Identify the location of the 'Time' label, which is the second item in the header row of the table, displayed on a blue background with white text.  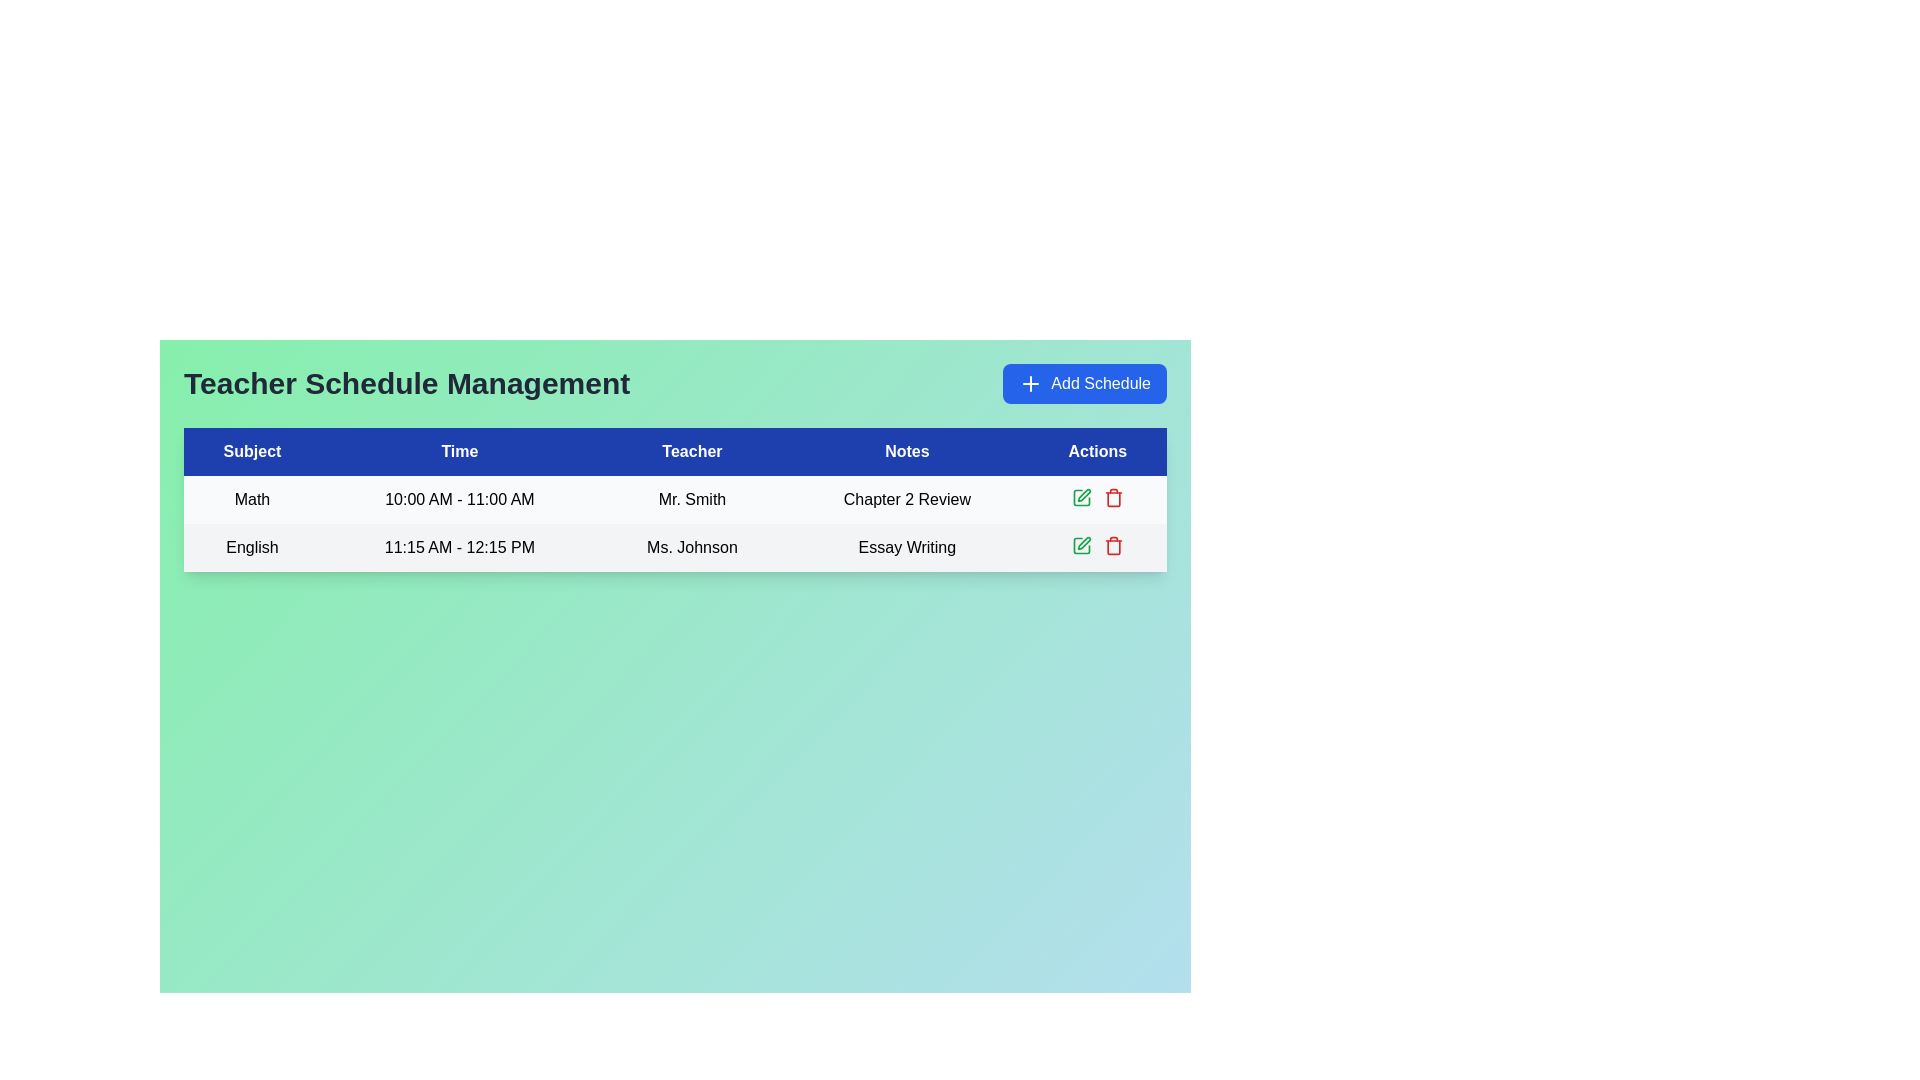
(458, 451).